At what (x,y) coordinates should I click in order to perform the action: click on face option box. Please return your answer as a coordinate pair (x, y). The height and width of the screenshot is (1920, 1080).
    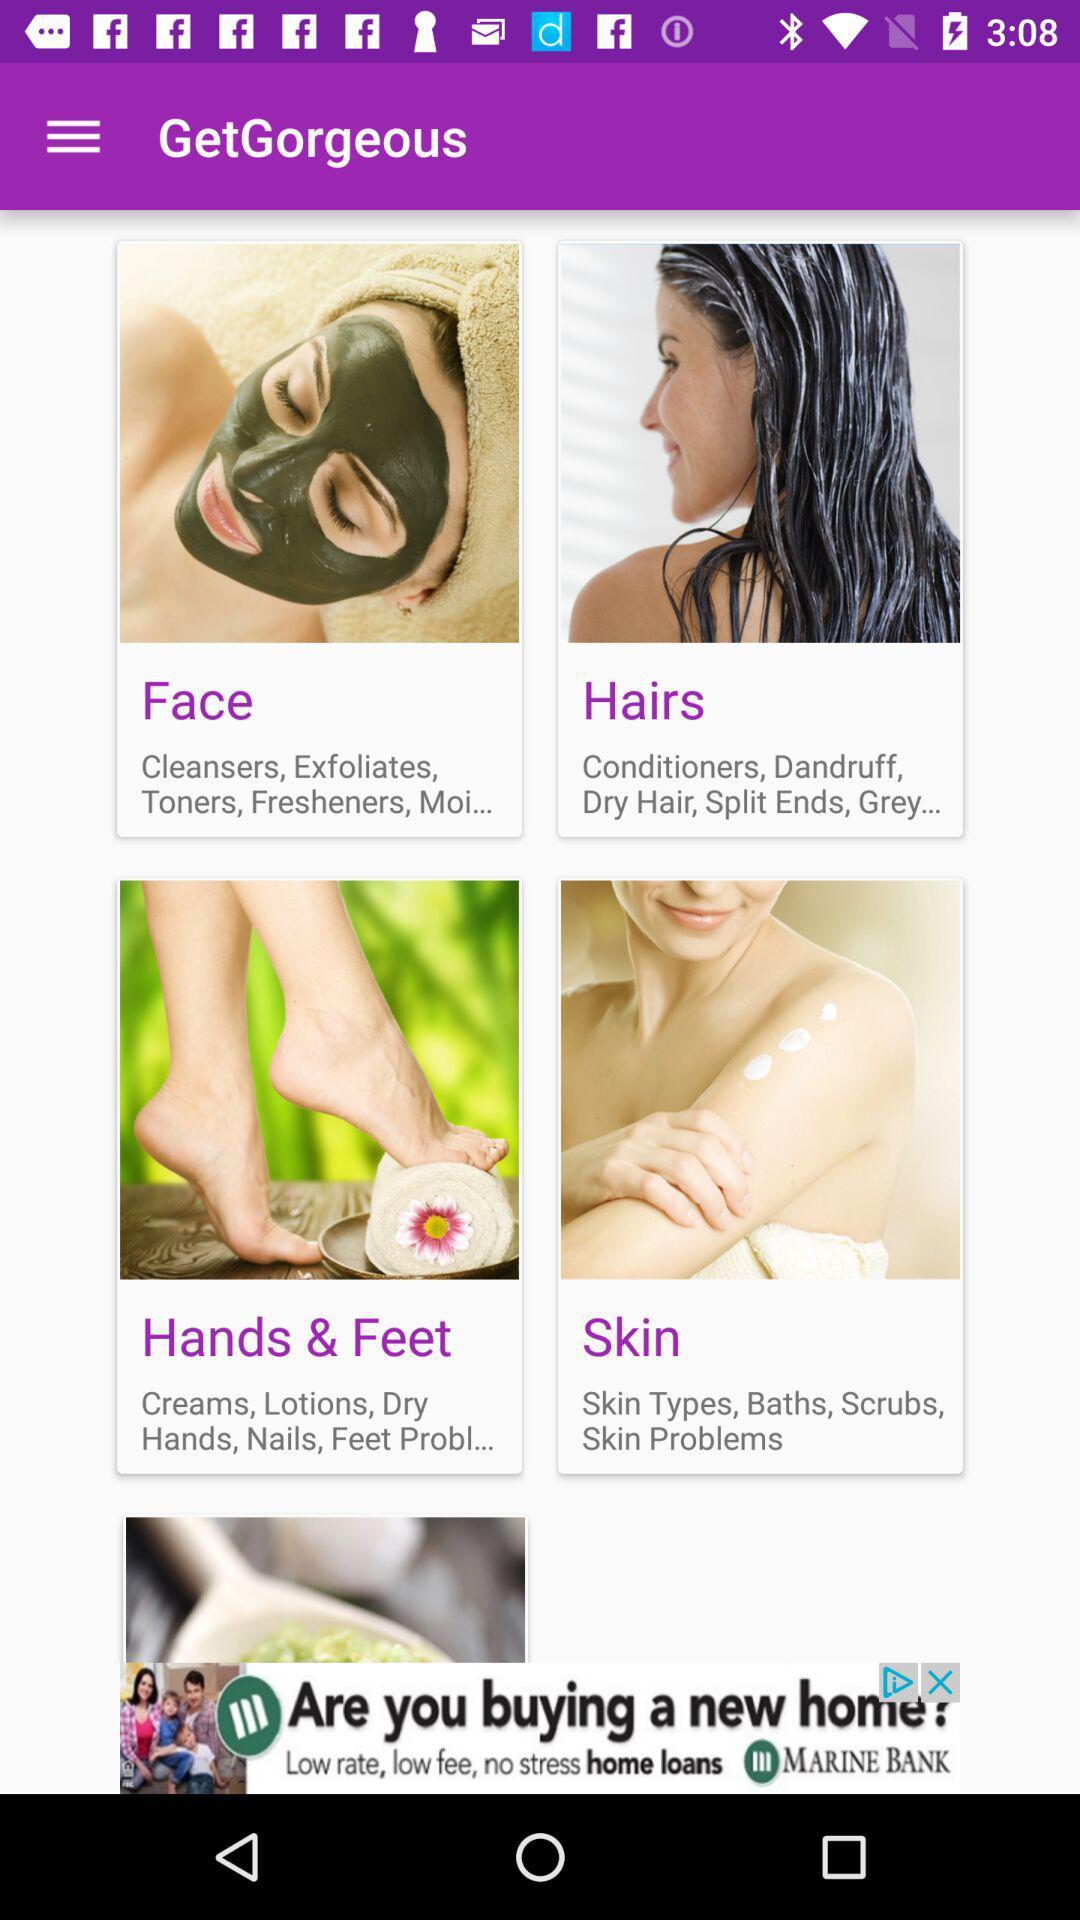
    Looking at the image, I should click on (318, 538).